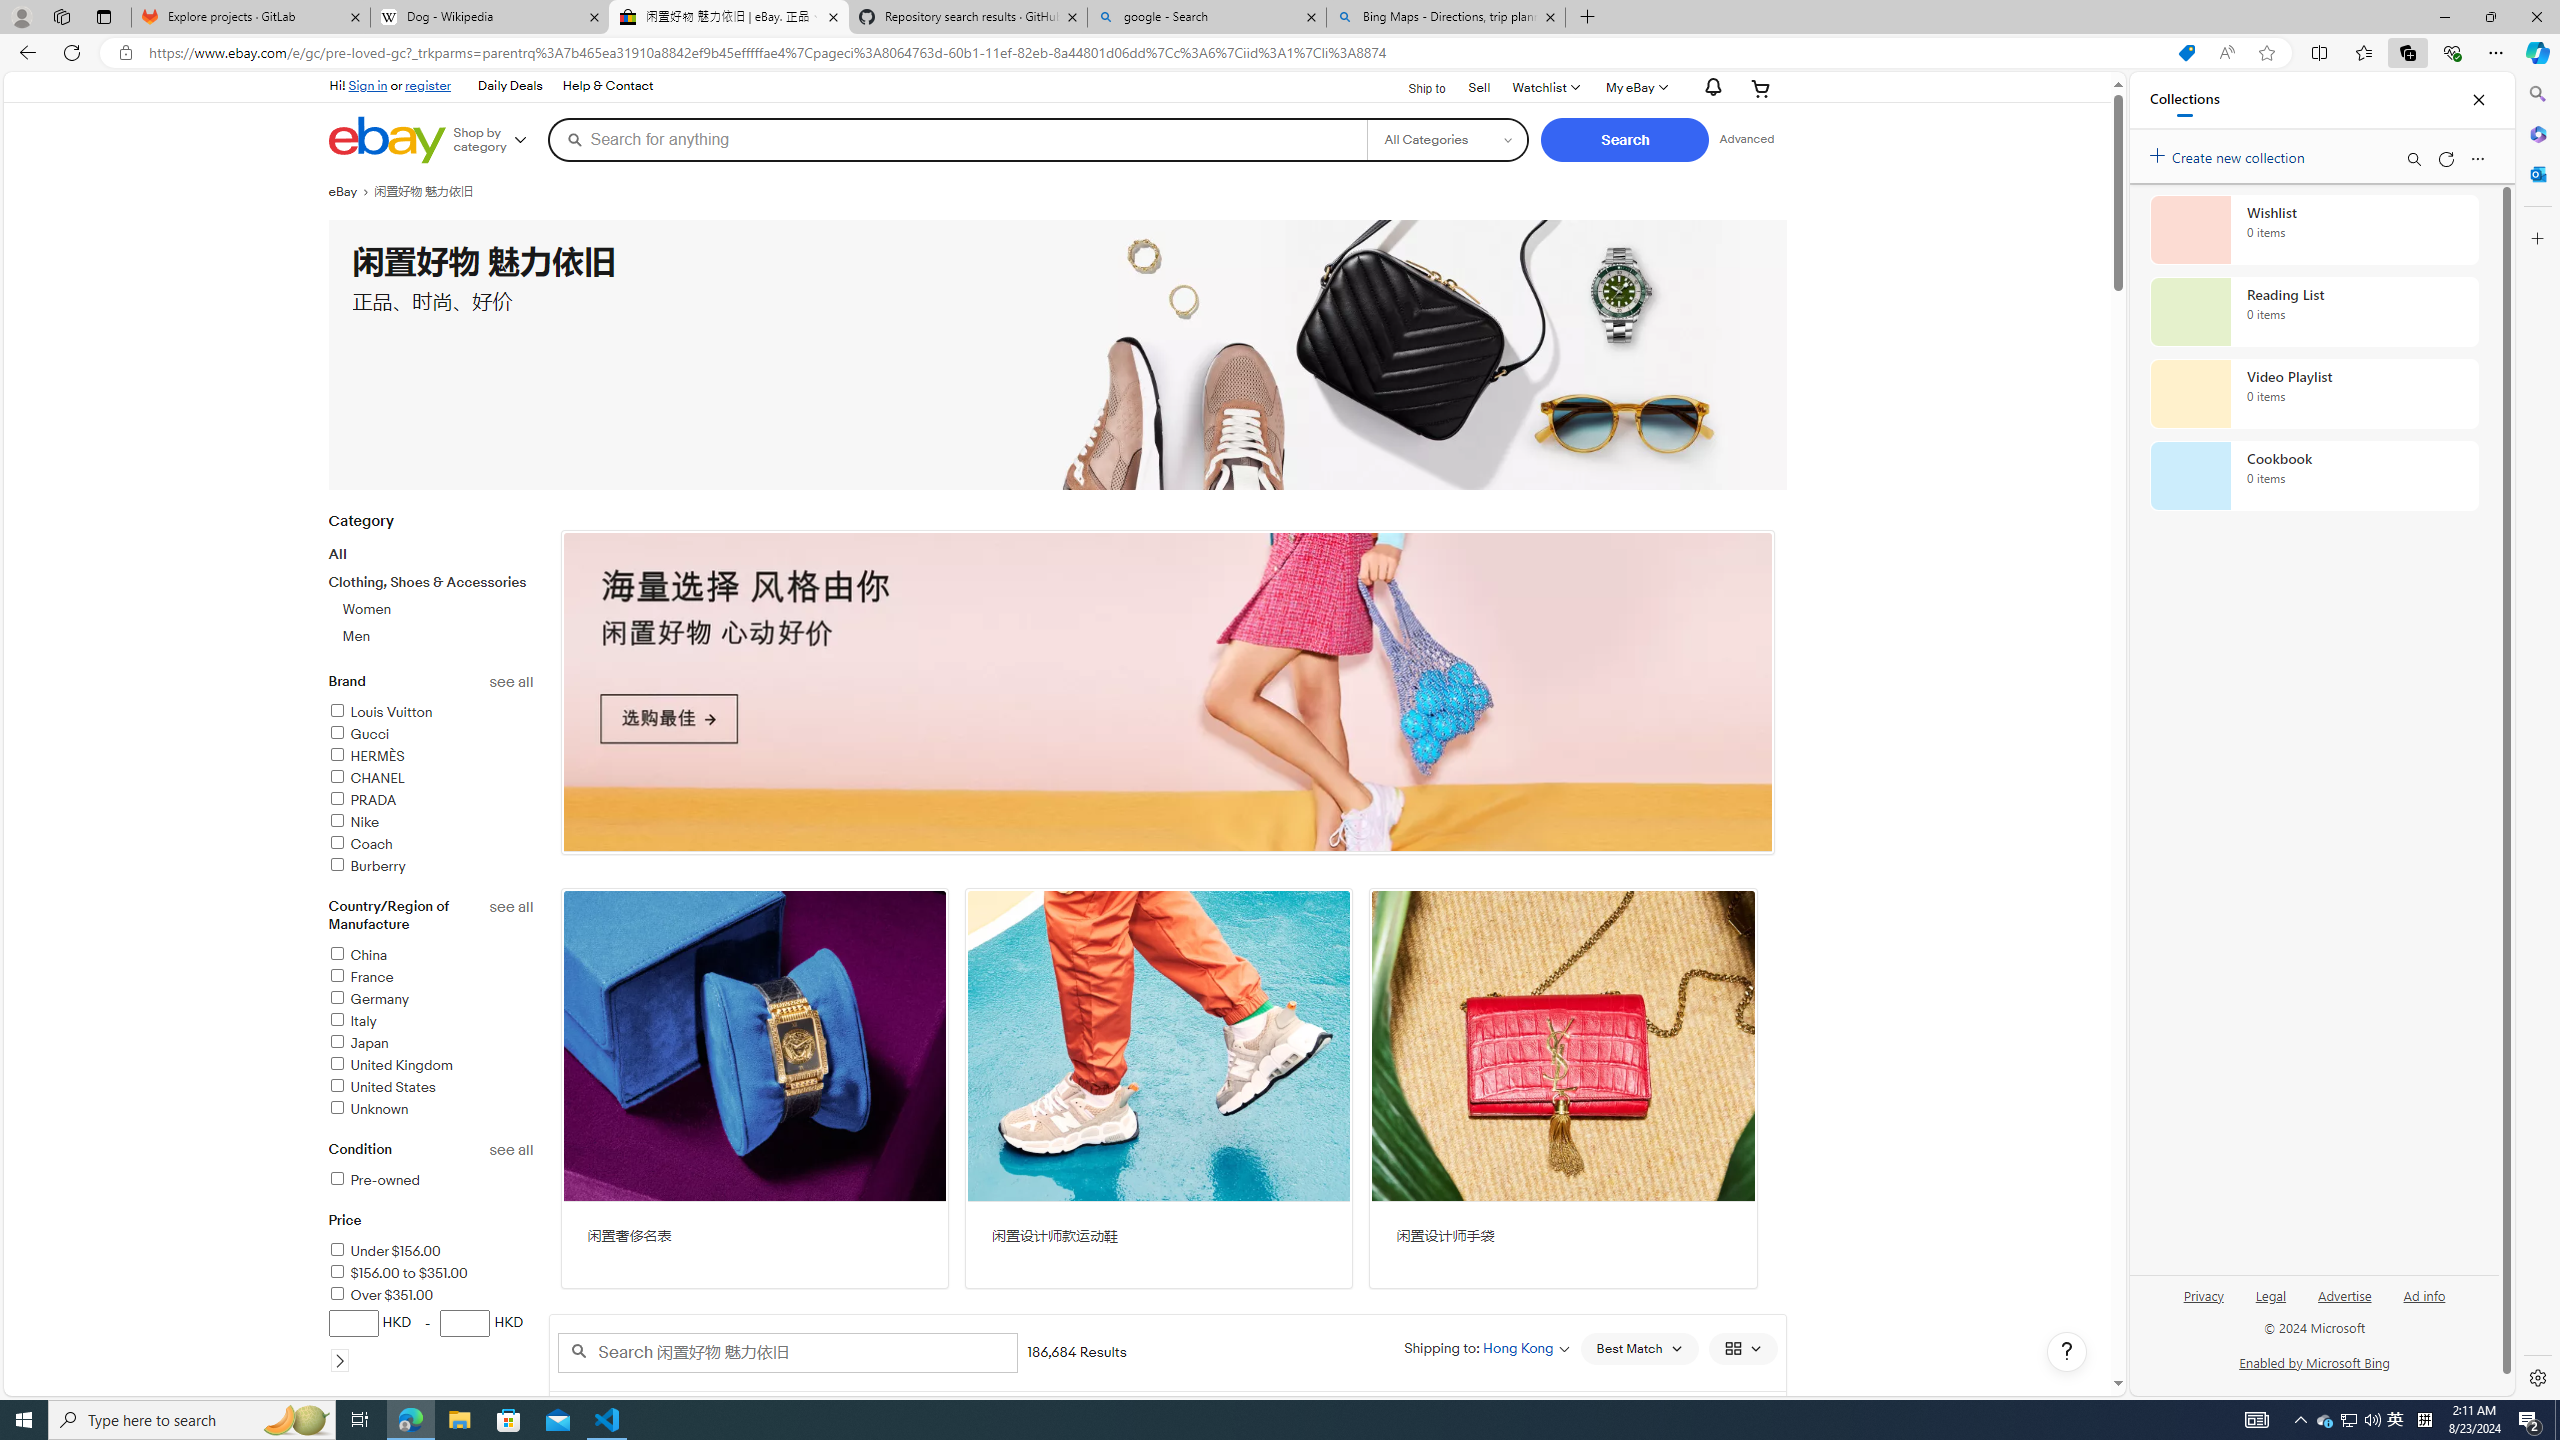 The width and height of the screenshot is (2560, 1440). Describe the element at coordinates (431, 800) in the screenshot. I see `'PRADA'` at that location.